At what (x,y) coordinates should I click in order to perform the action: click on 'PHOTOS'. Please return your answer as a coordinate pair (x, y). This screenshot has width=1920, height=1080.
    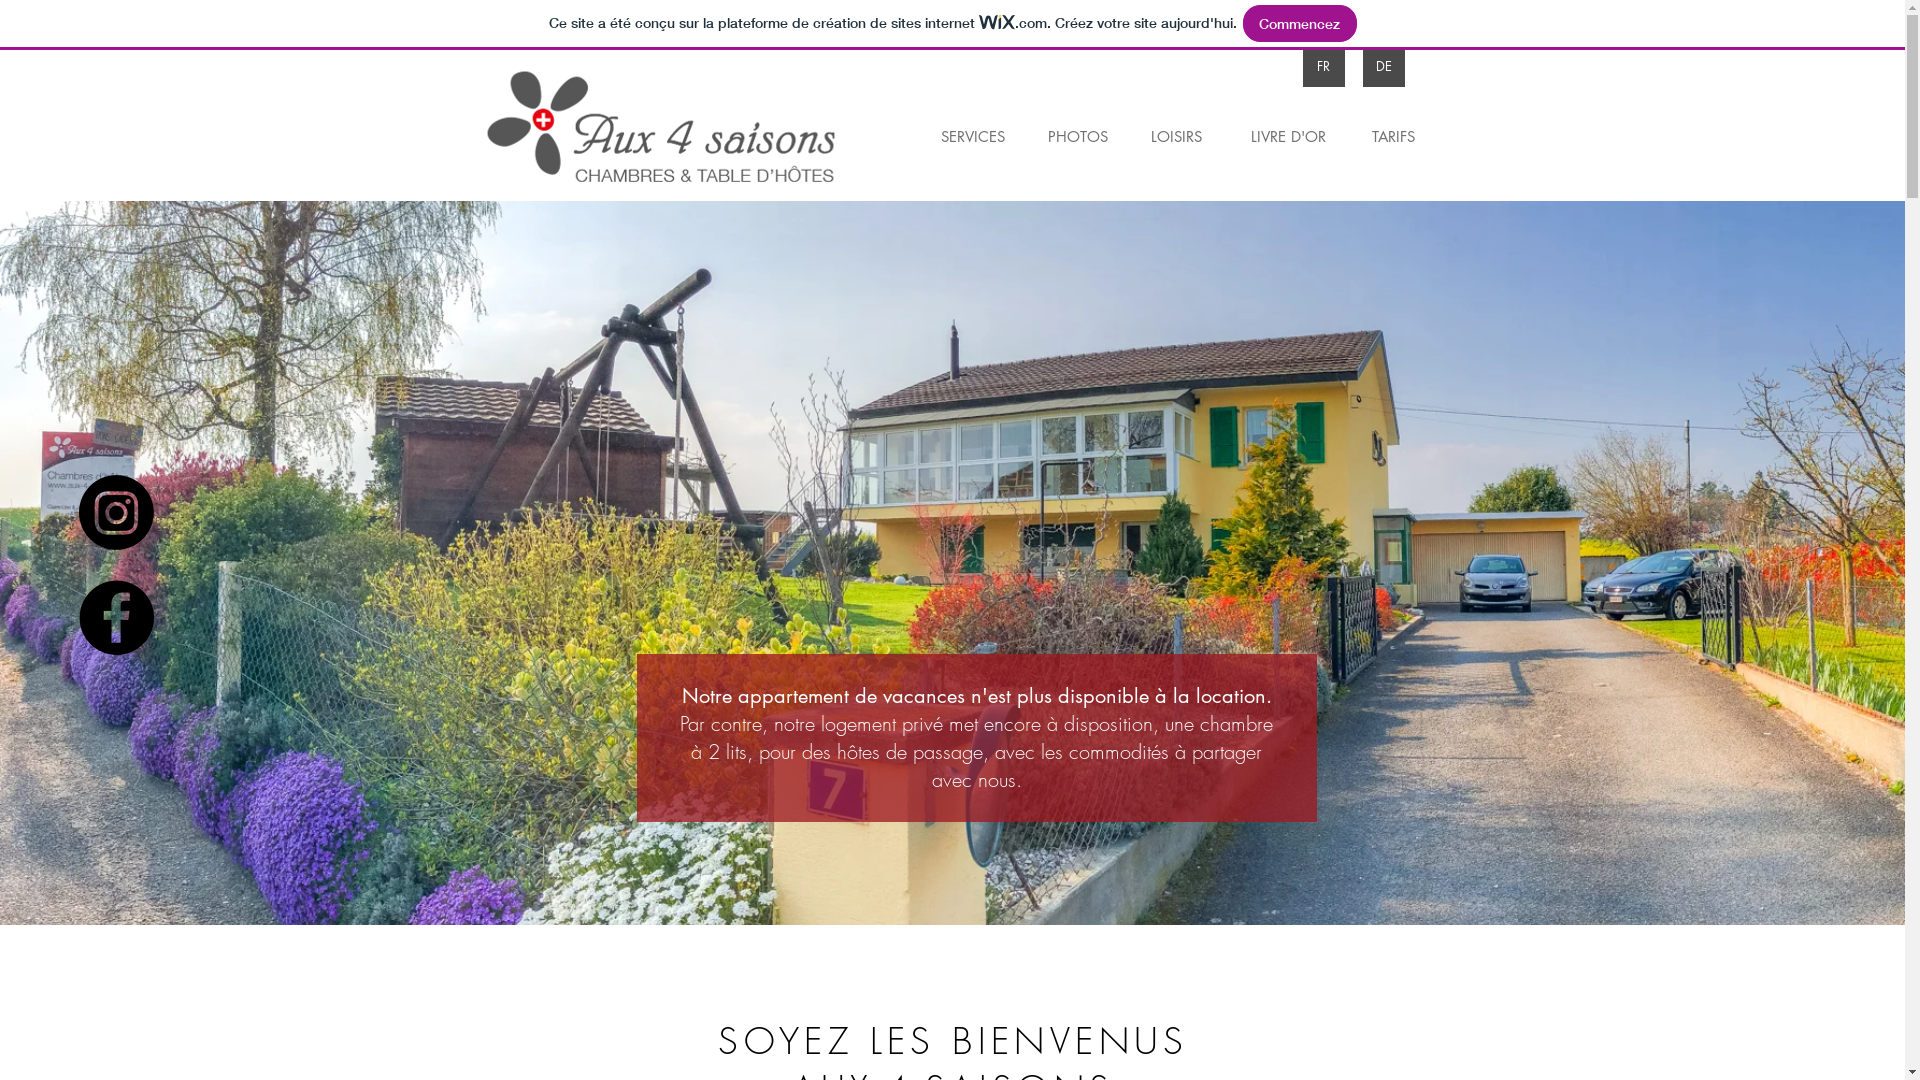
    Looking at the image, I should click on (1030, 135).